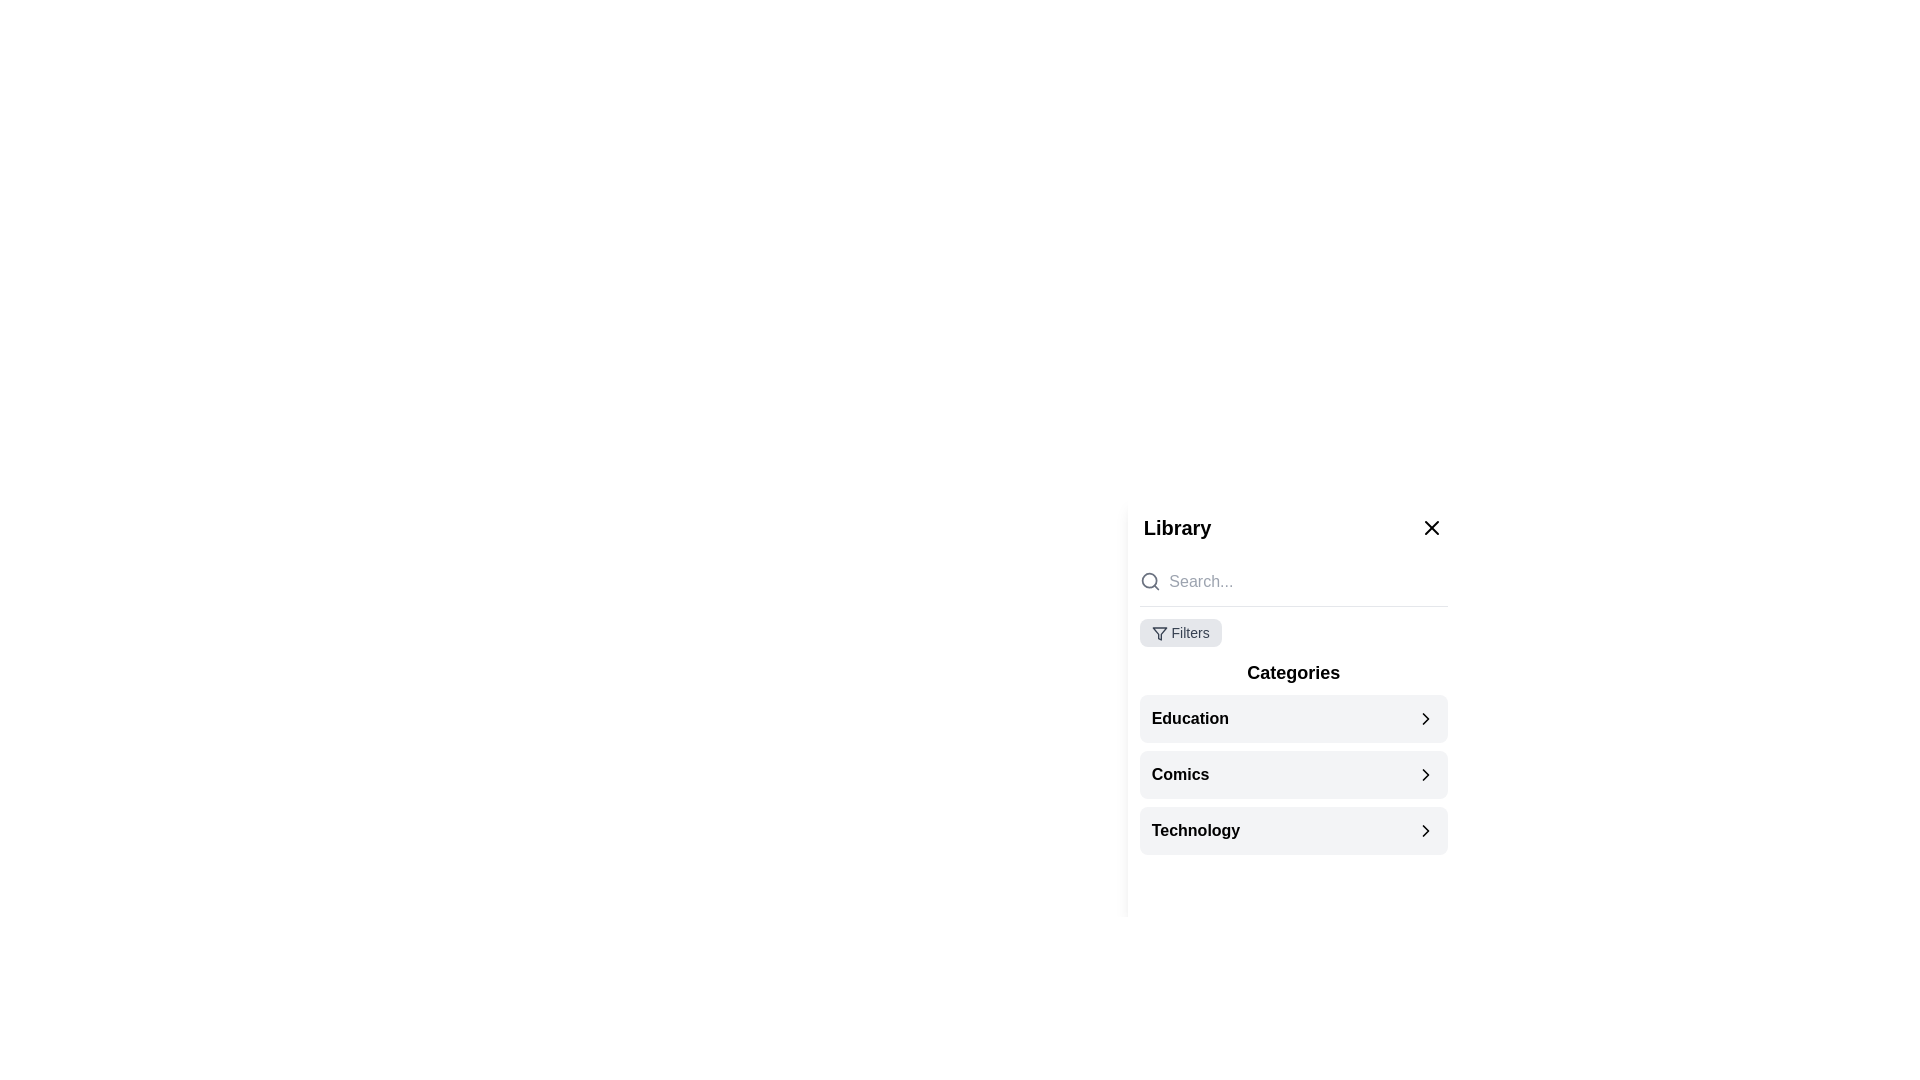 This screenshot has height=1080, width=1920. I want to click on the triangular icon pointing downward located within the 'Filters' section of the 'Library' panel, so click(1159, 634).